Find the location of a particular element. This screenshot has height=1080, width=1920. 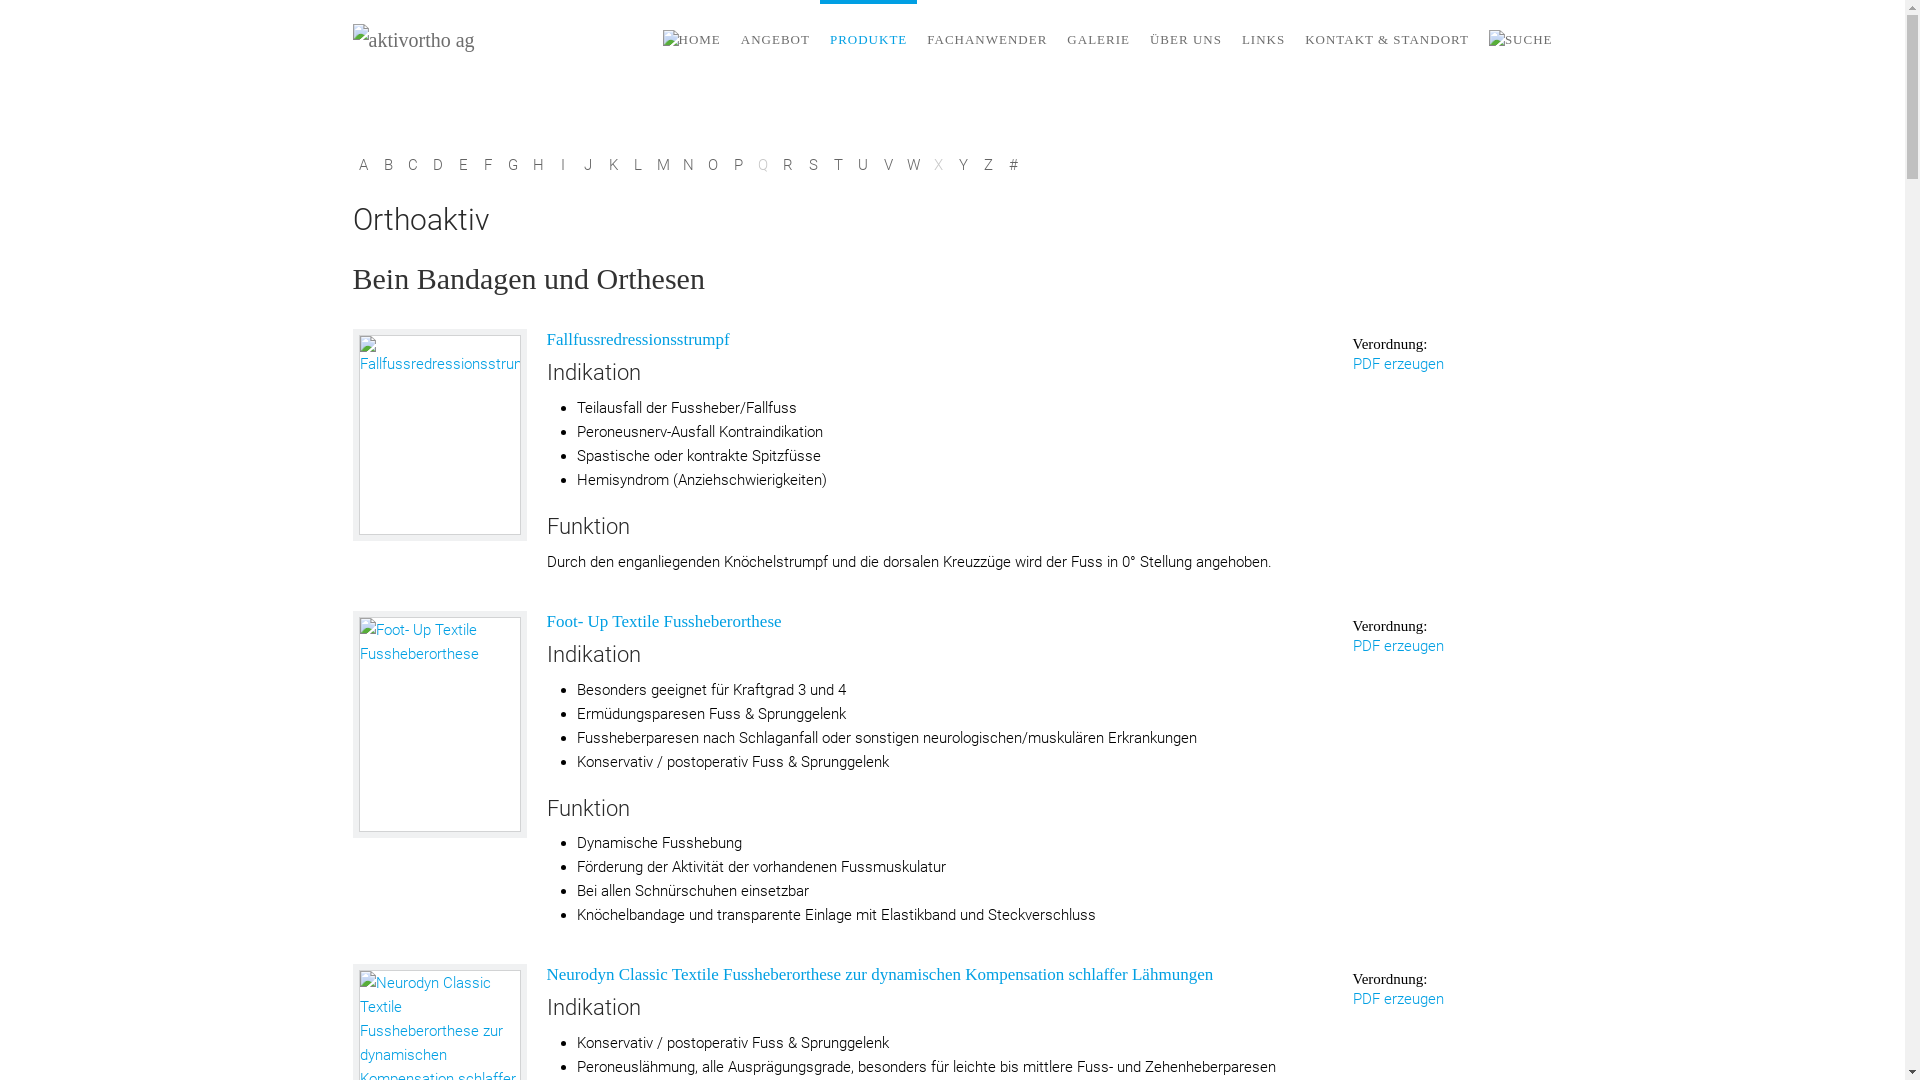

'LINKS' is located at coordinates (1262, 39).